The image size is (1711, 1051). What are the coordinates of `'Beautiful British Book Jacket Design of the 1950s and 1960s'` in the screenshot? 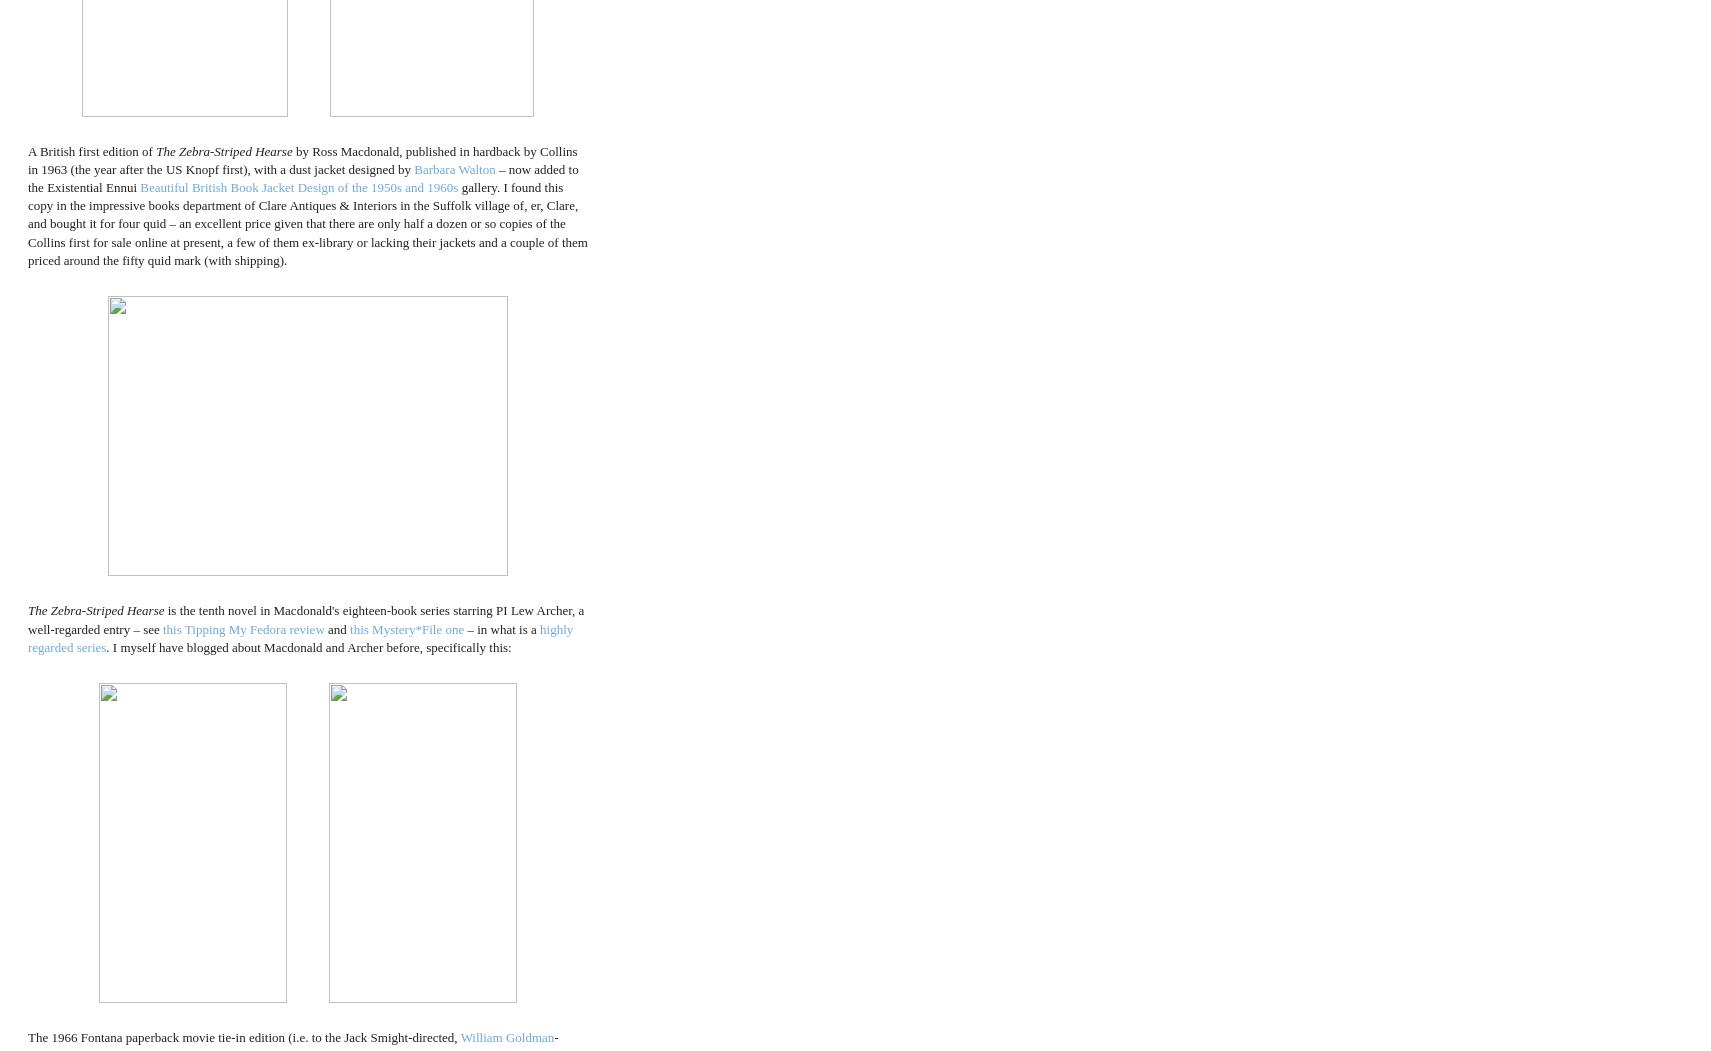 It's located at (299, 187).